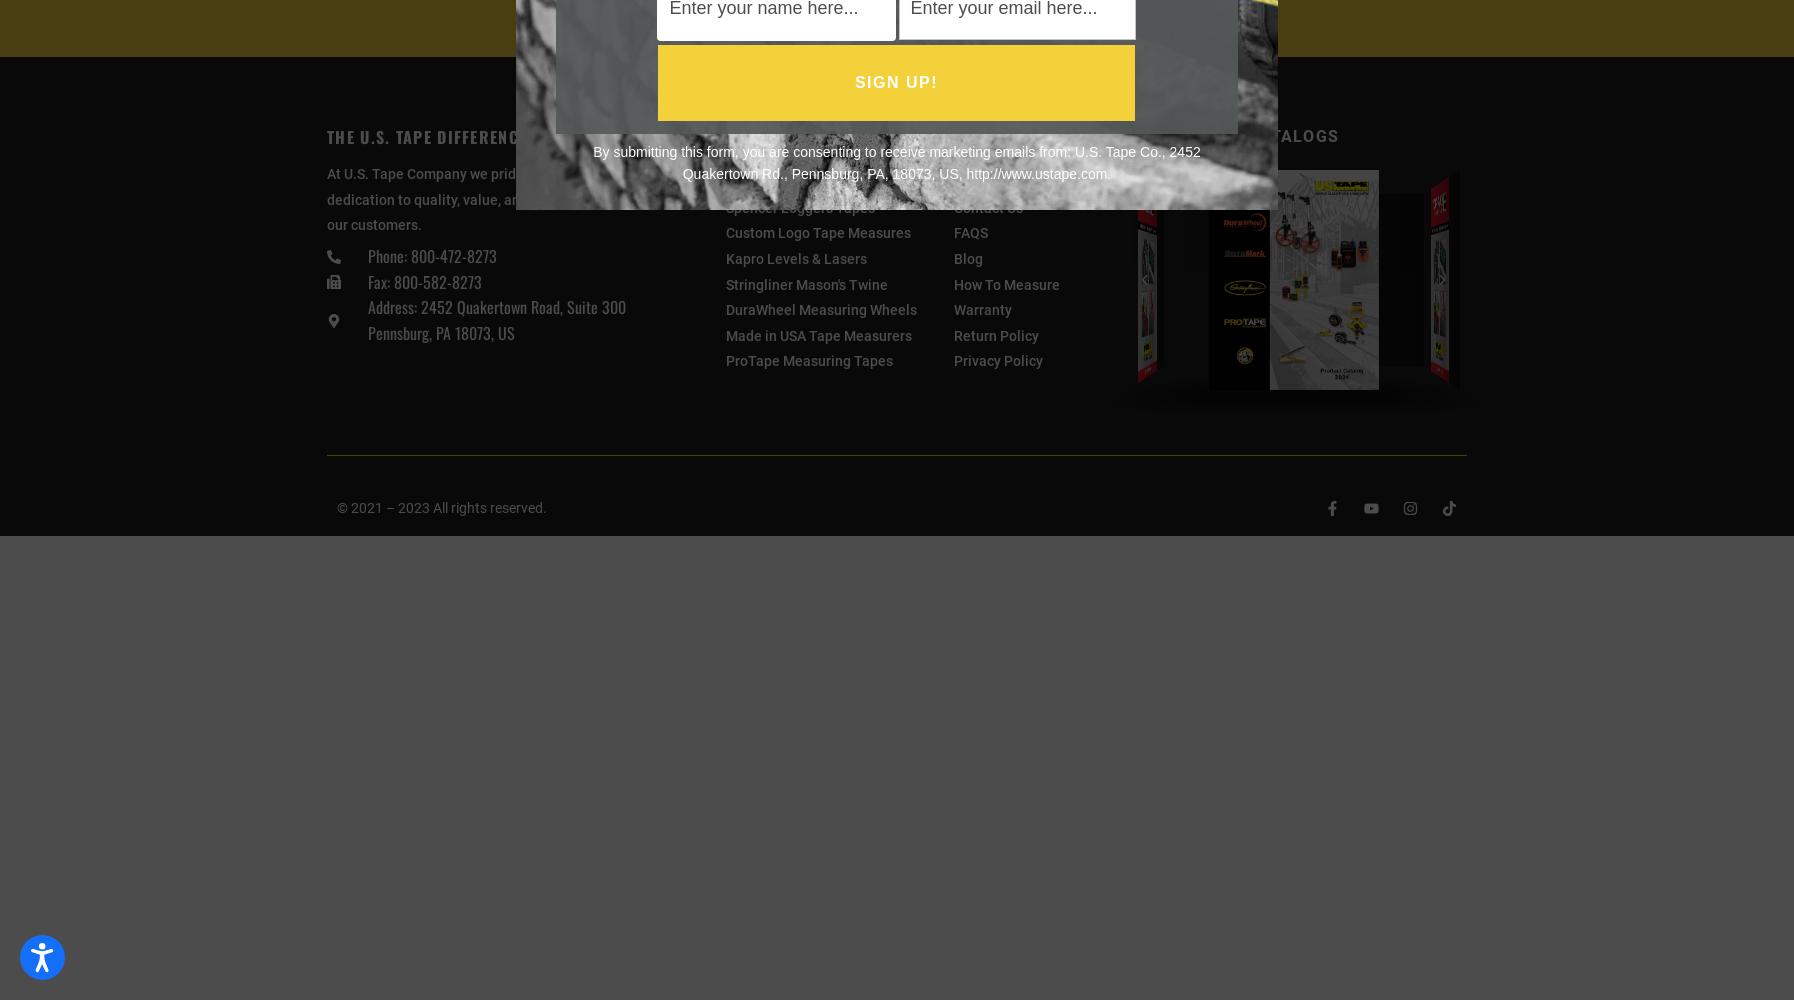  I want to click on 'Fax: 800-582-8273', so click(422, 281).